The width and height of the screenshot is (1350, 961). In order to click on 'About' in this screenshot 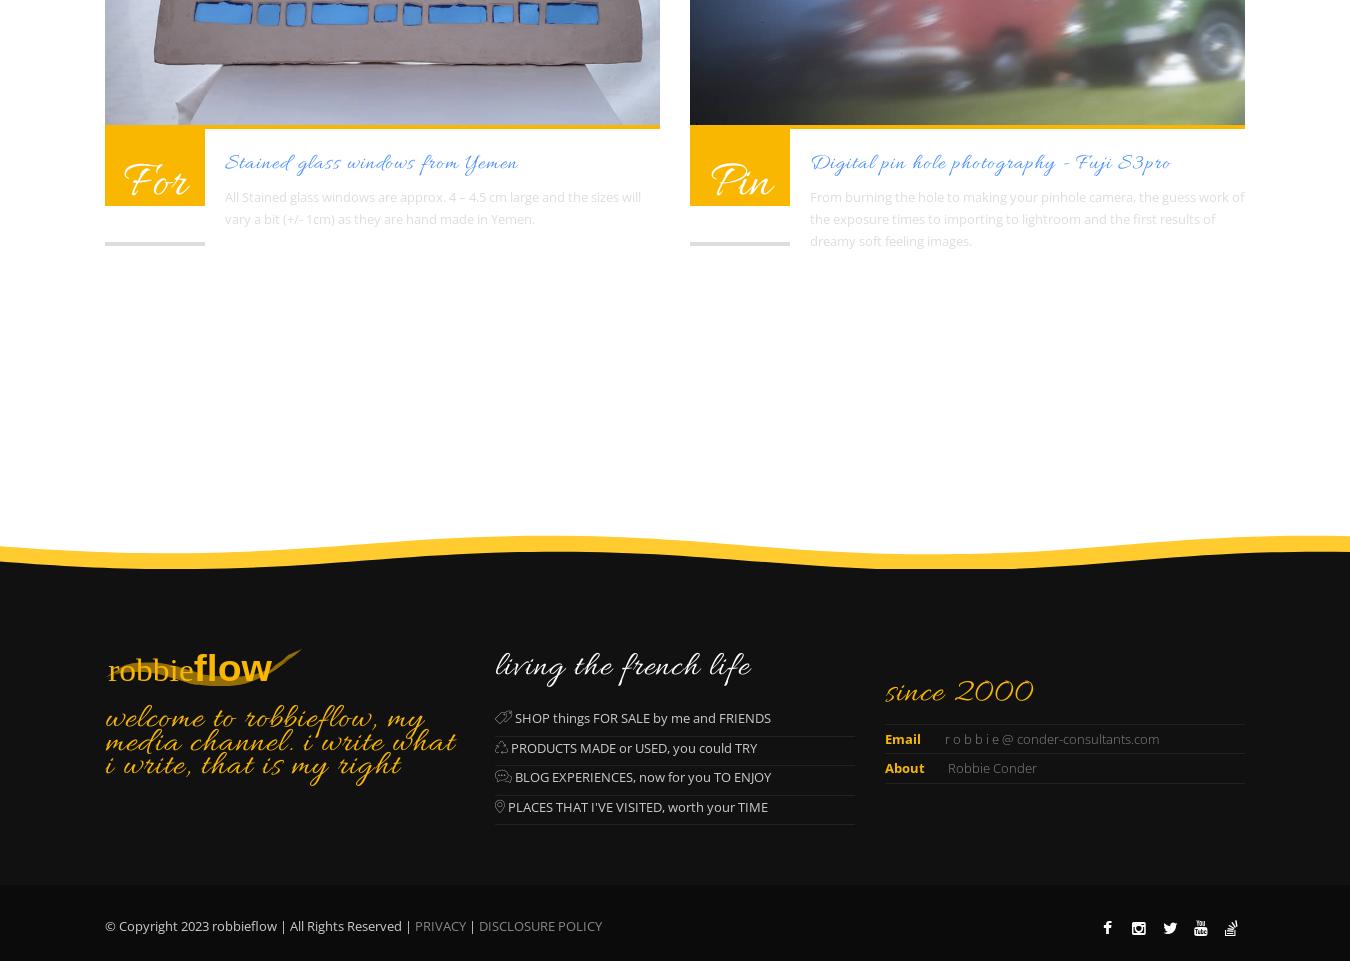, I will do `click(904, 767)`.